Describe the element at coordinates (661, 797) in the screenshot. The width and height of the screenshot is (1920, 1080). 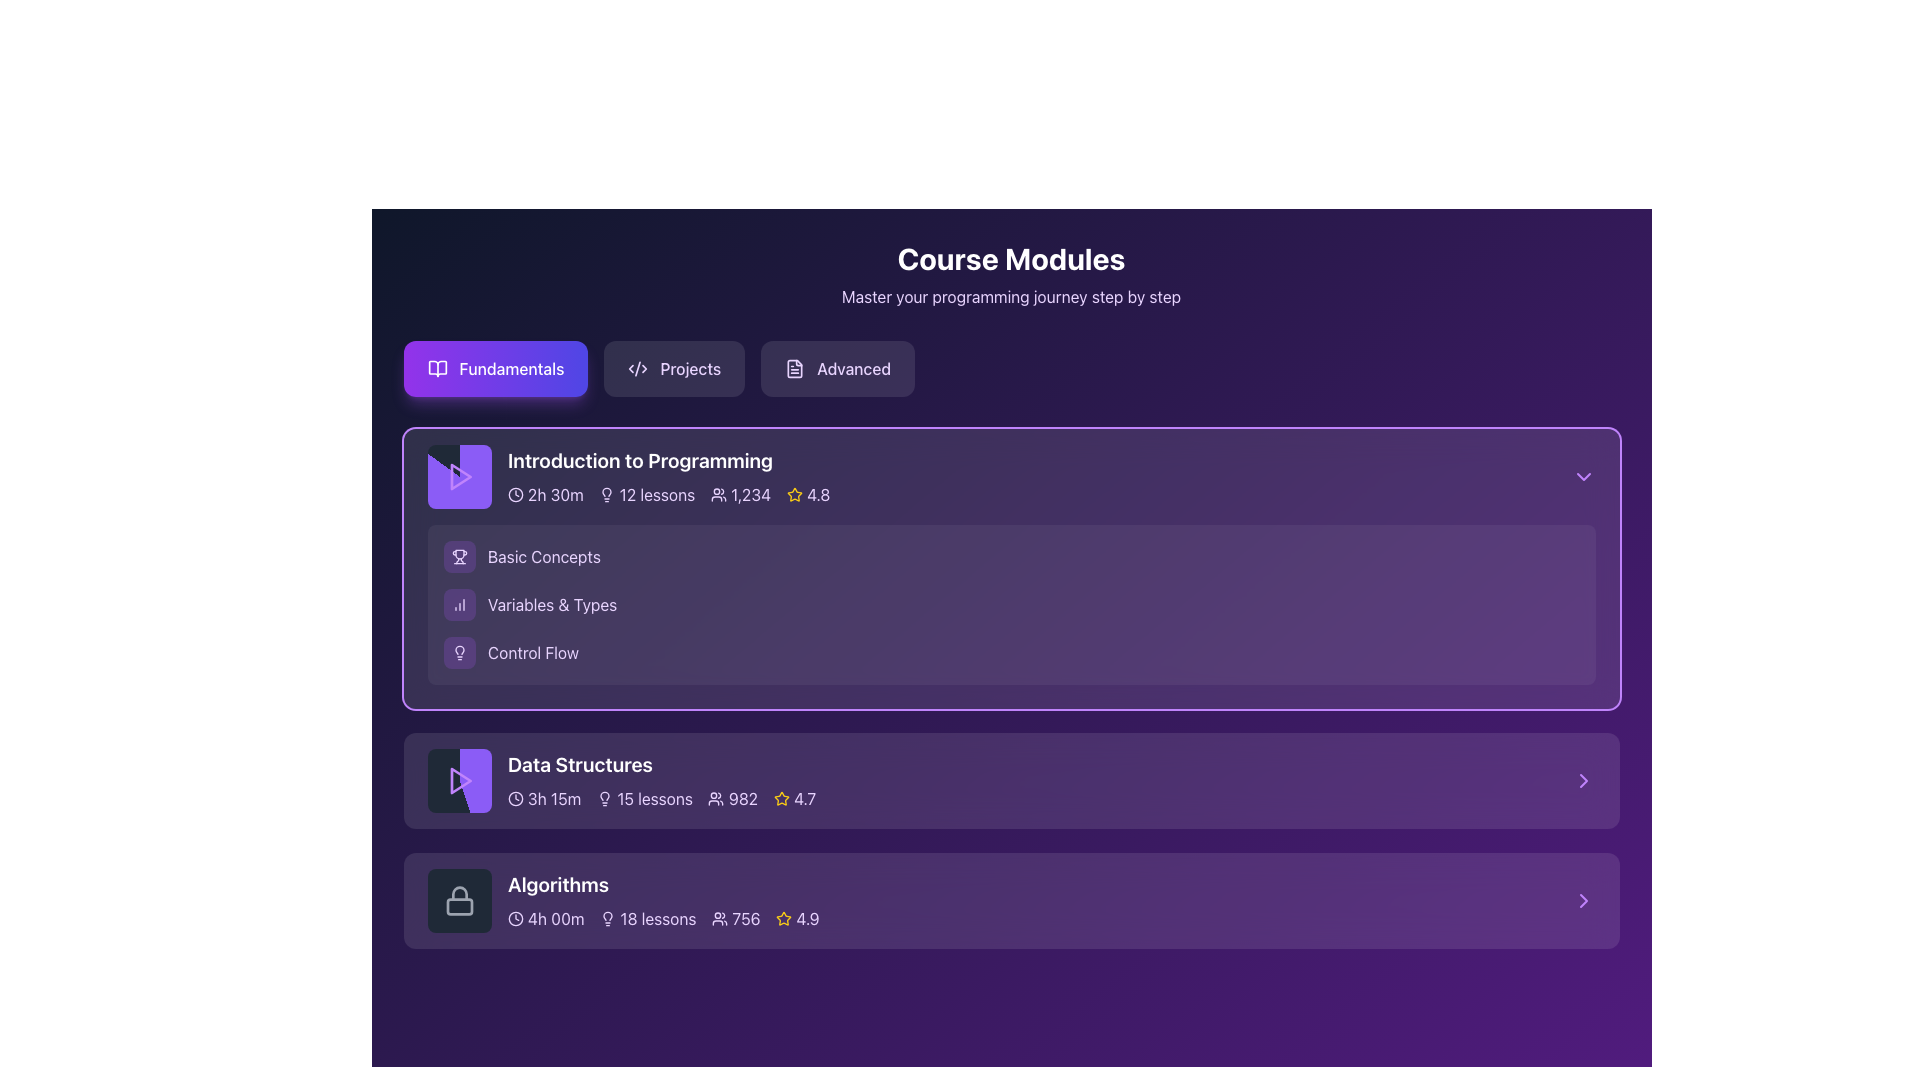
I see `details for quick course assessment from the informational text about the 'Data Structures' course, which is located below the title in the 'Fundamentals' module` at that location.